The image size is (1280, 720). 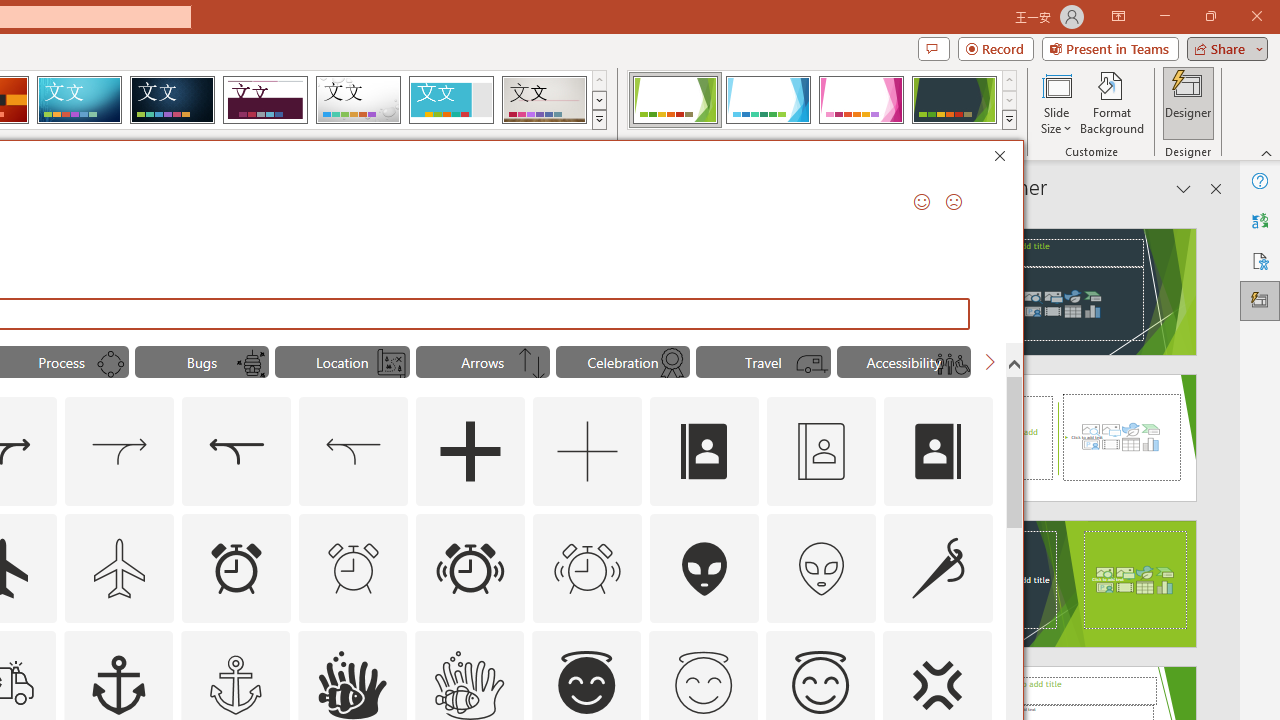 I want to click on '"Location" Icons.', so click(x=342, y=362).